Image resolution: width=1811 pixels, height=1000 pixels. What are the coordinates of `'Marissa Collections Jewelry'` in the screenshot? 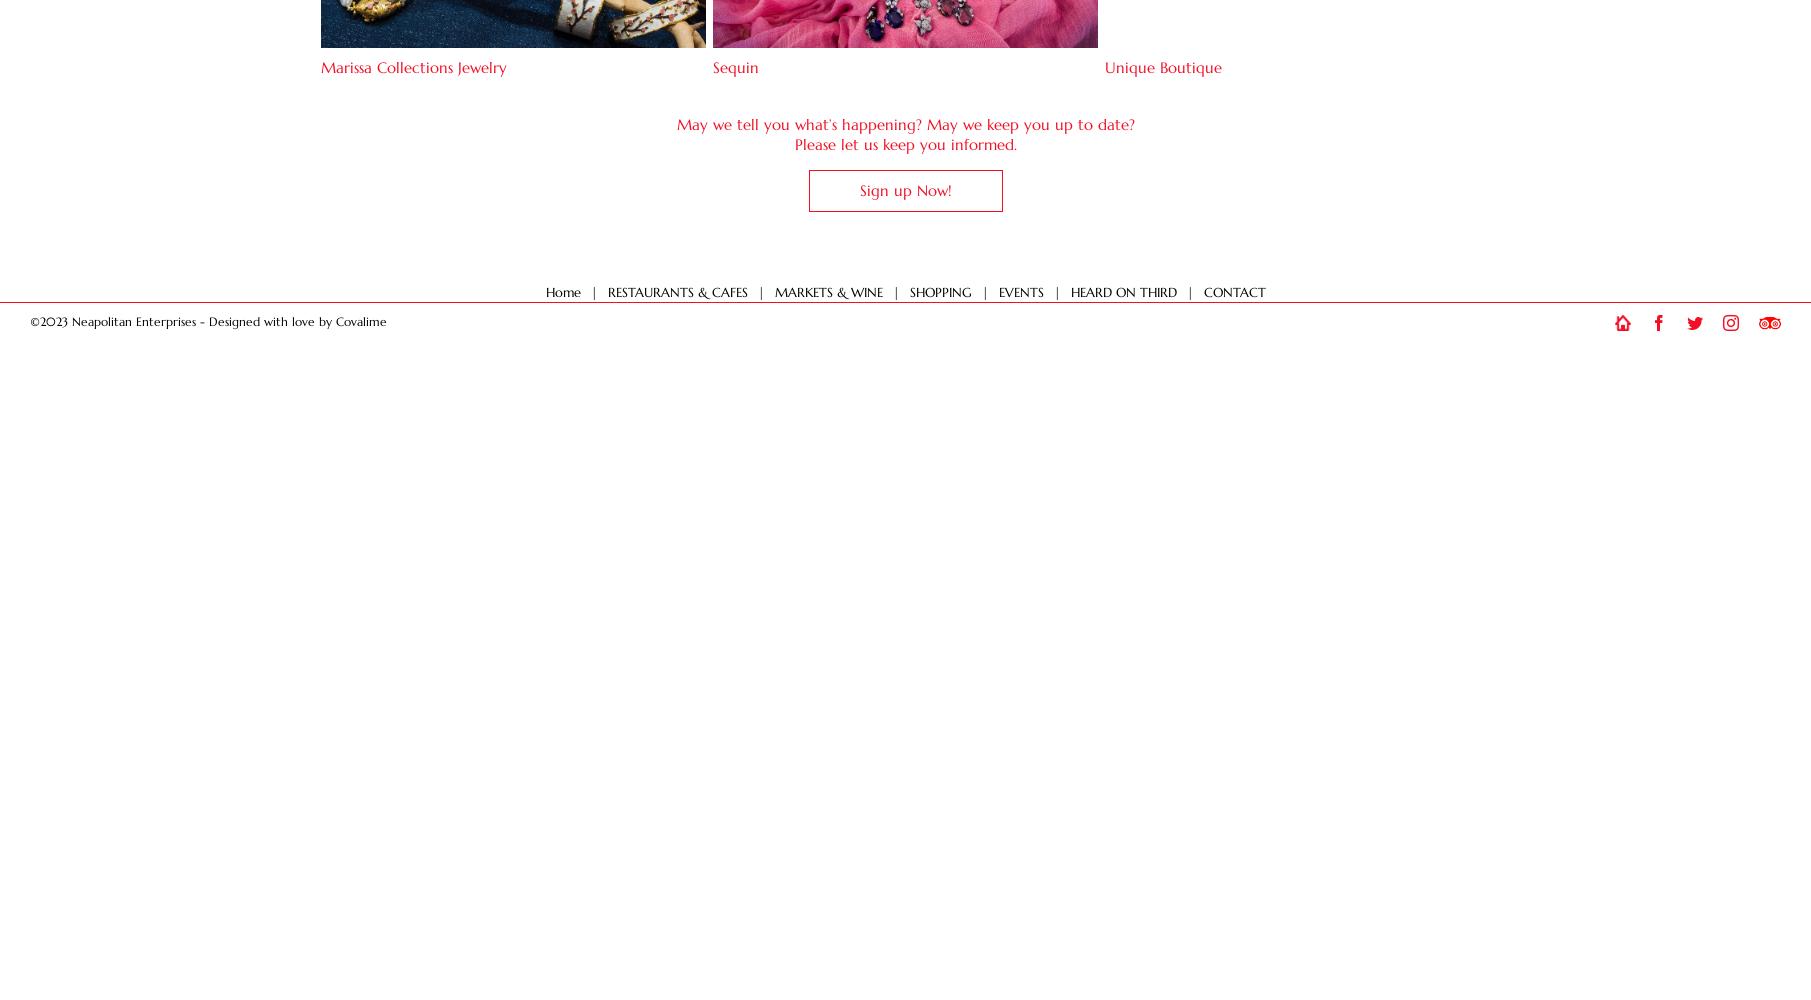 It's located at (413, 66).